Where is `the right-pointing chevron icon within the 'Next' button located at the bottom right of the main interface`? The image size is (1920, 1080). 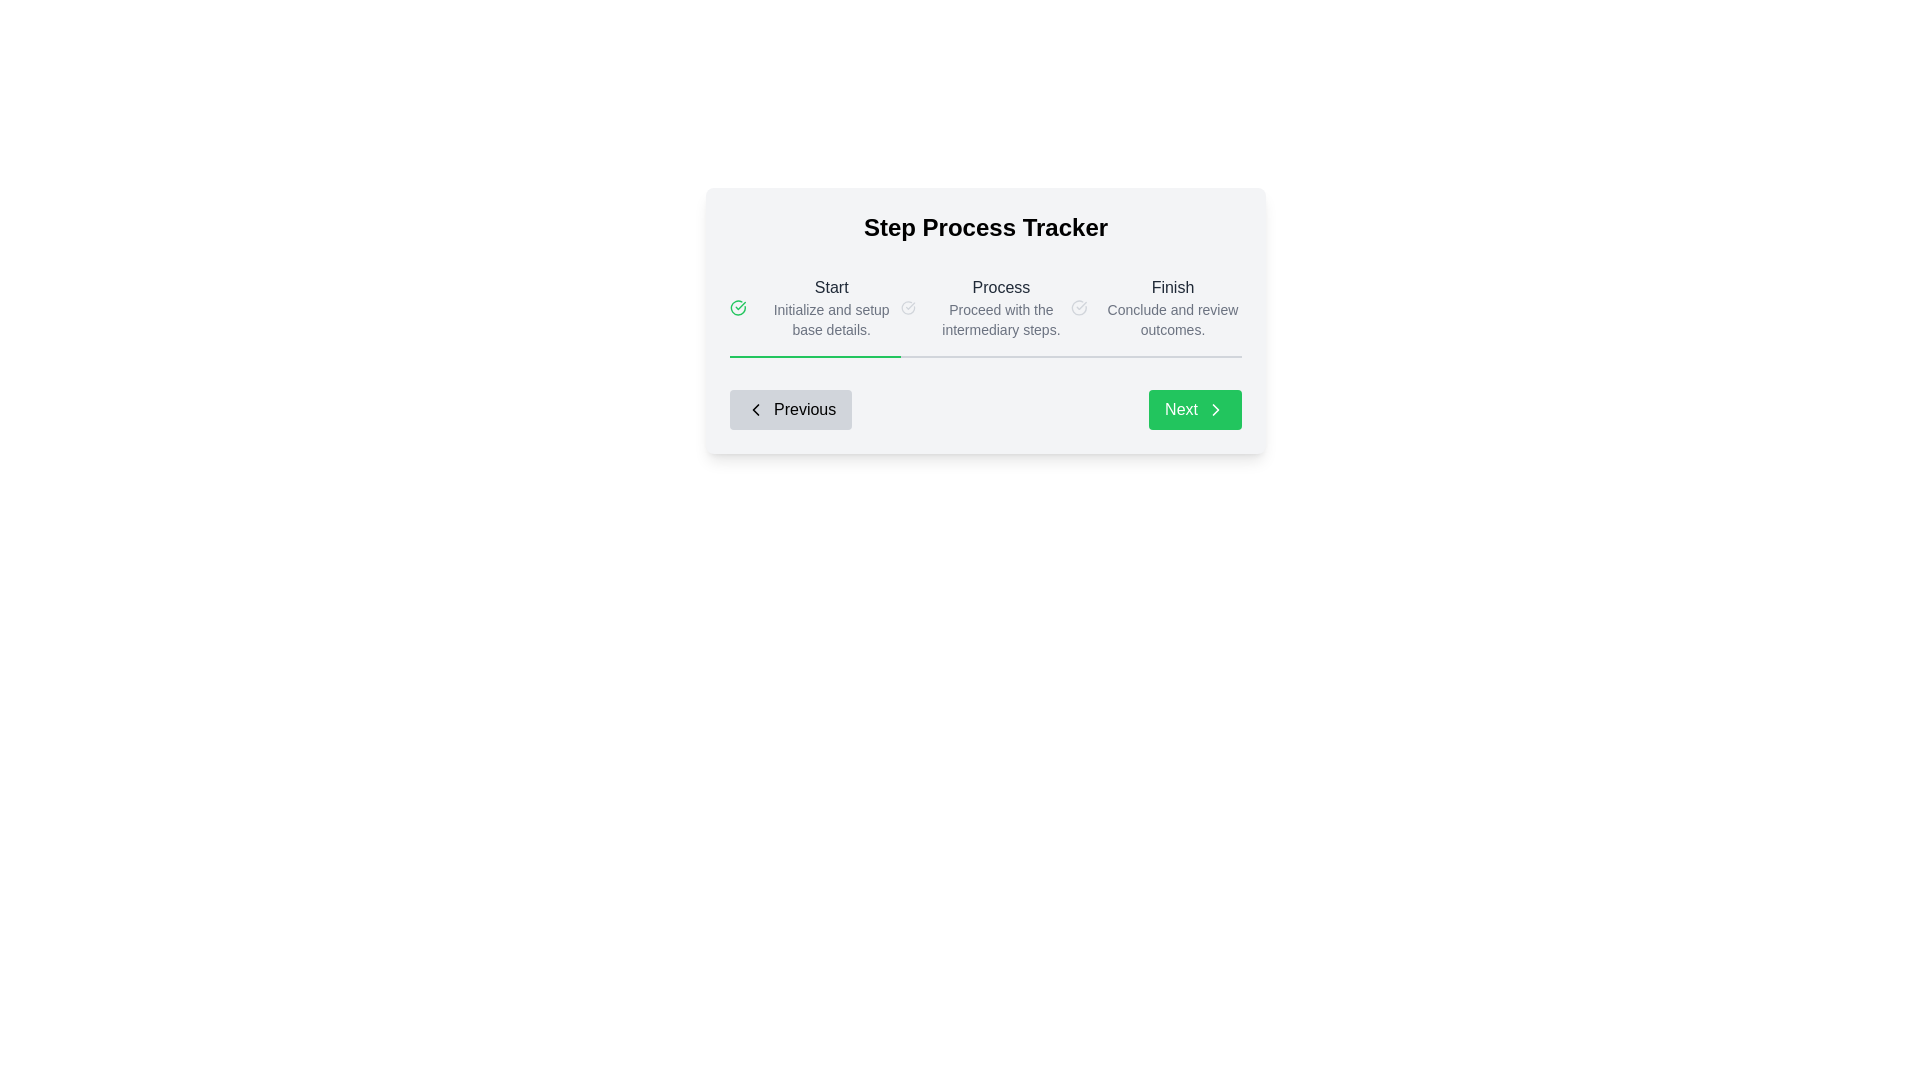 the right-pointing chevron icon within the 'Next' button located at the bottom right of the main interface is located at coordinates (1214, 408).